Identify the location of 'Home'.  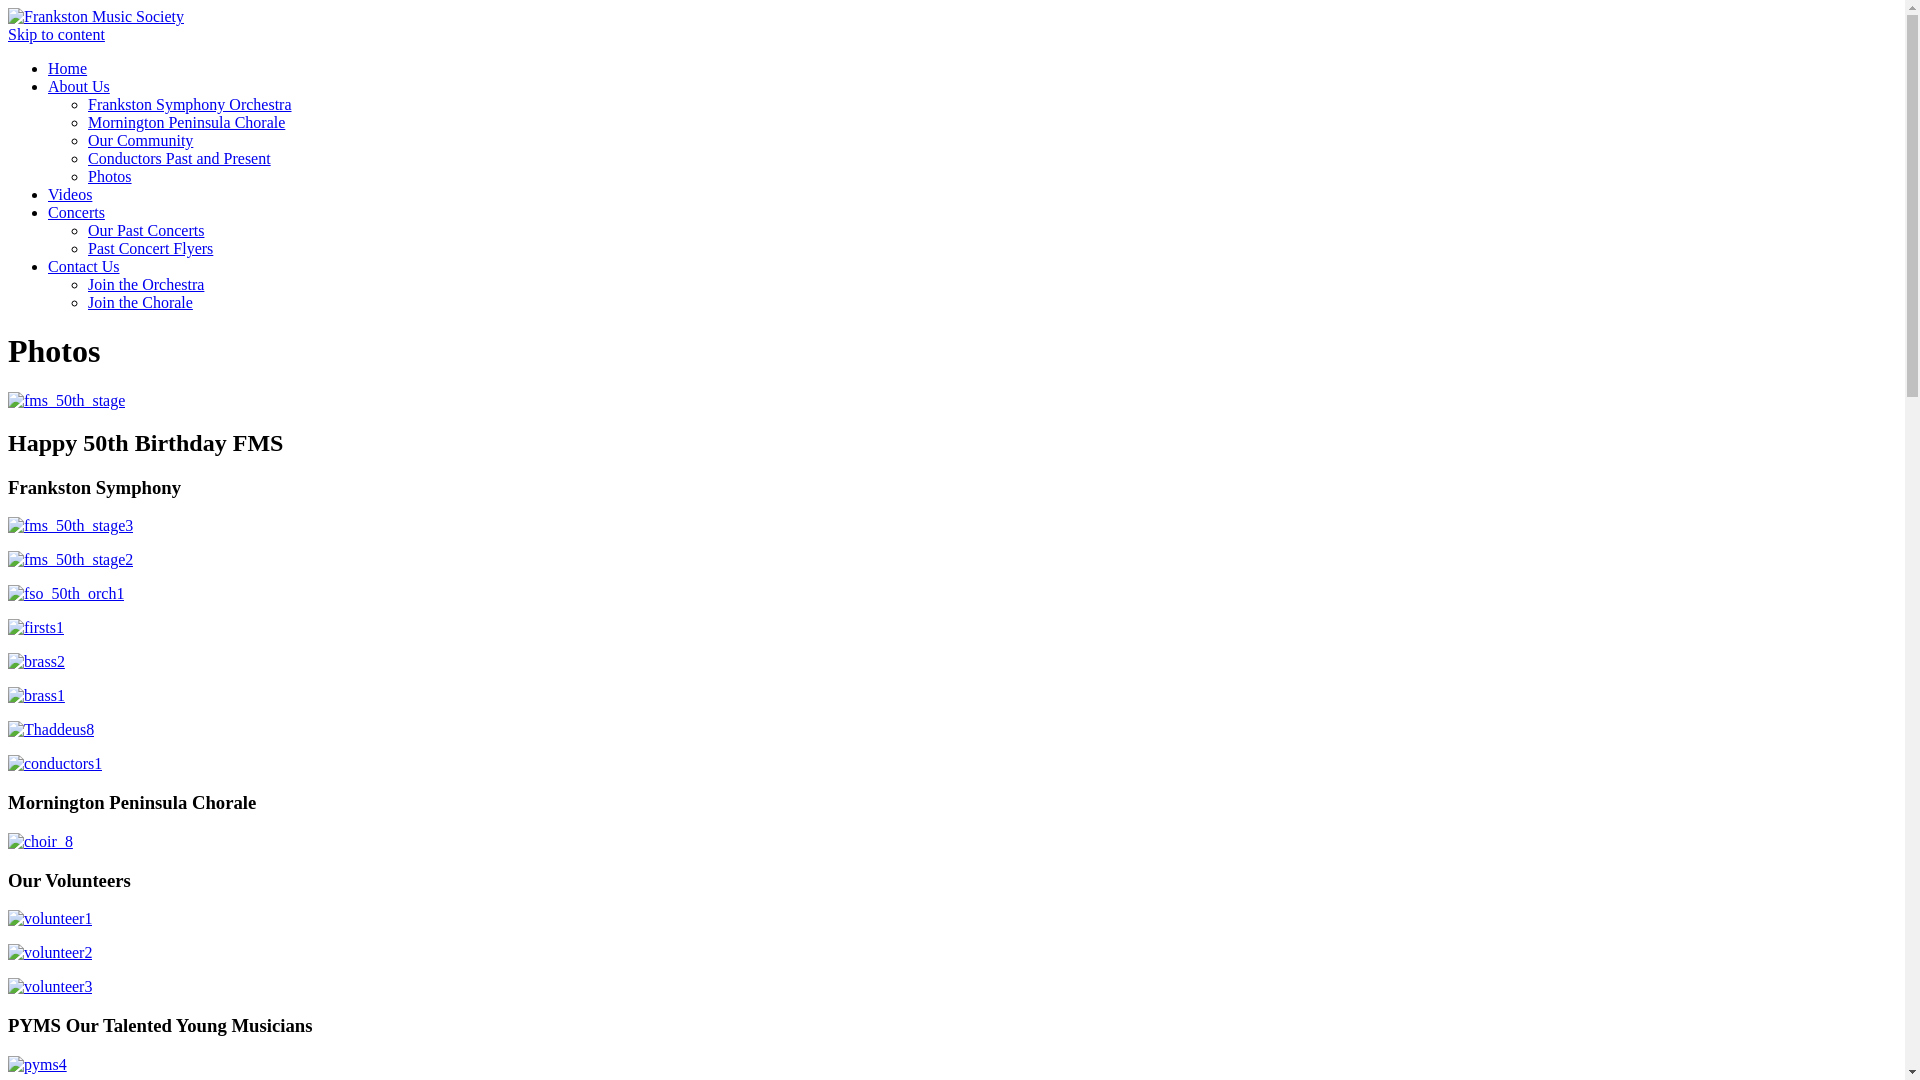
(48, 67).